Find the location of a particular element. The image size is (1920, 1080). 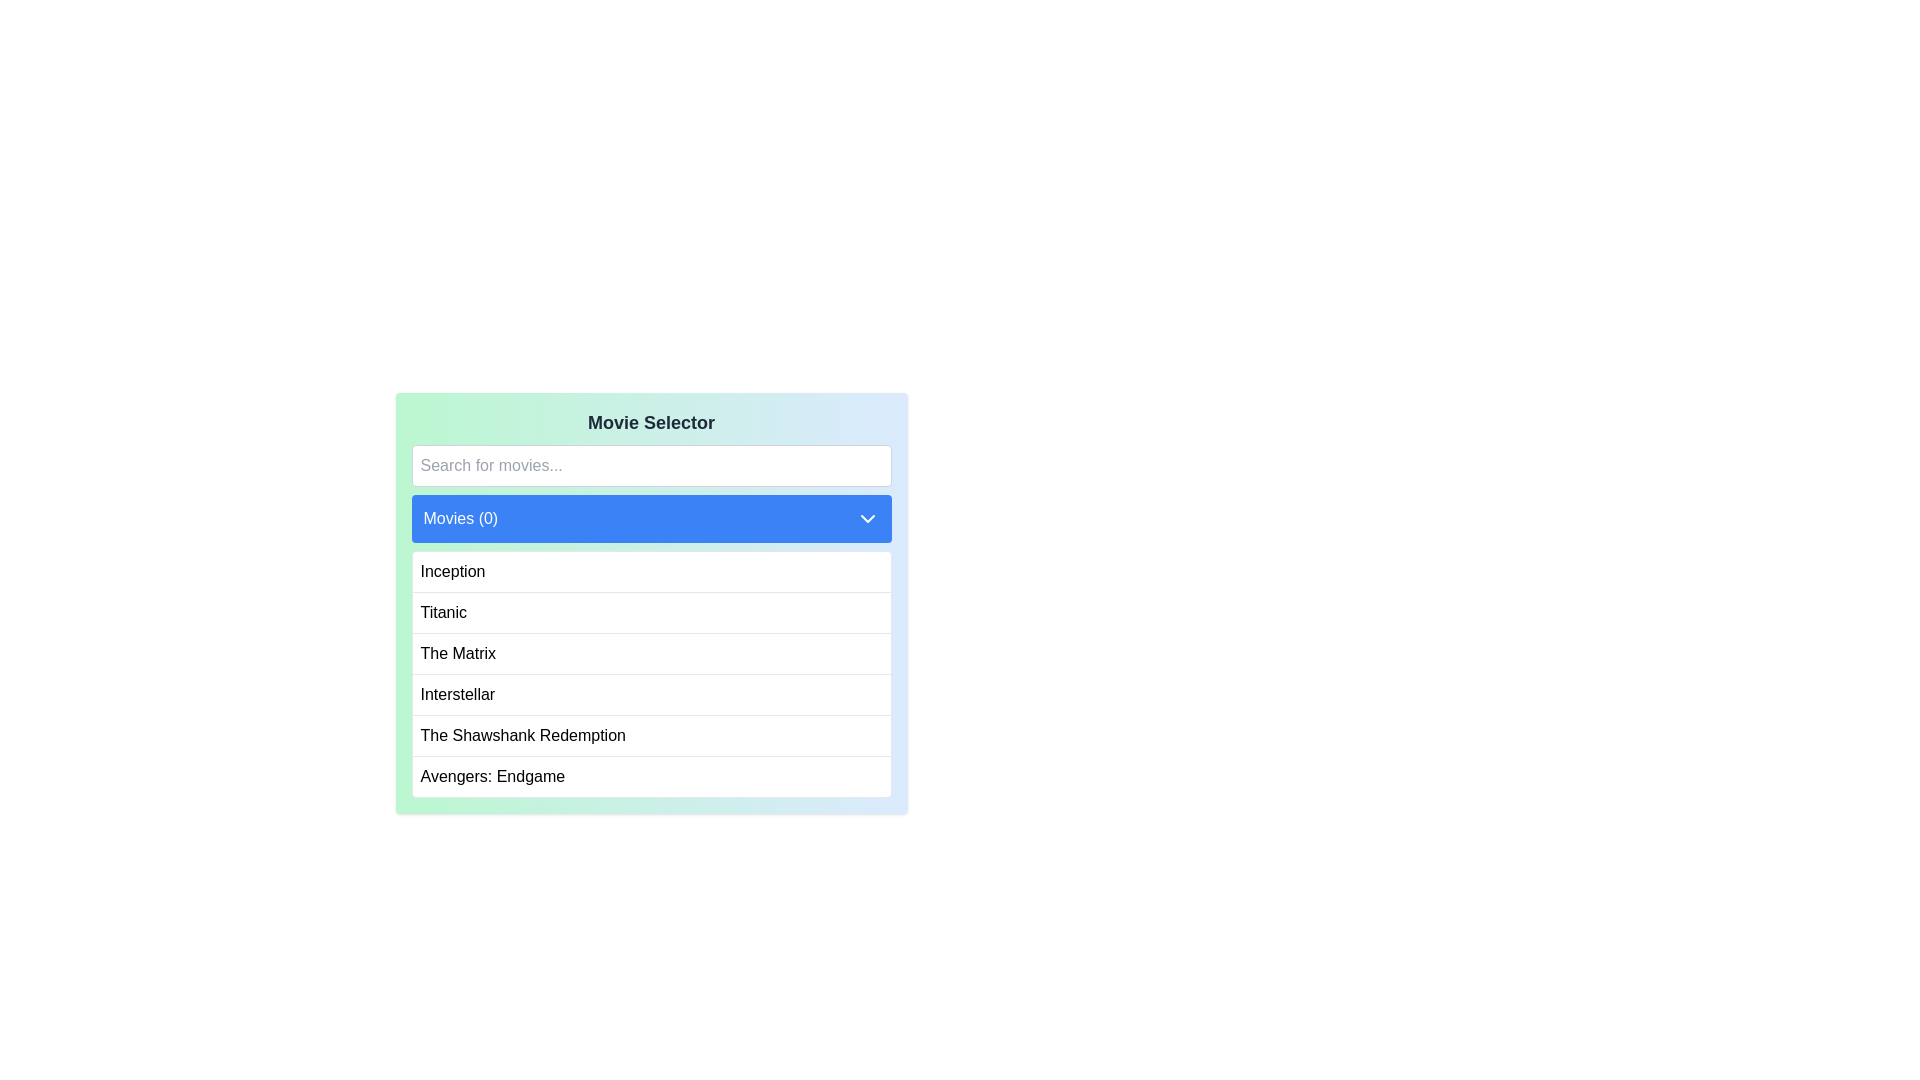

the third selectable list item in the dropdown, which is positioned between 'Titanic' and 'Interstellar' is located at coordinates (457, 654).